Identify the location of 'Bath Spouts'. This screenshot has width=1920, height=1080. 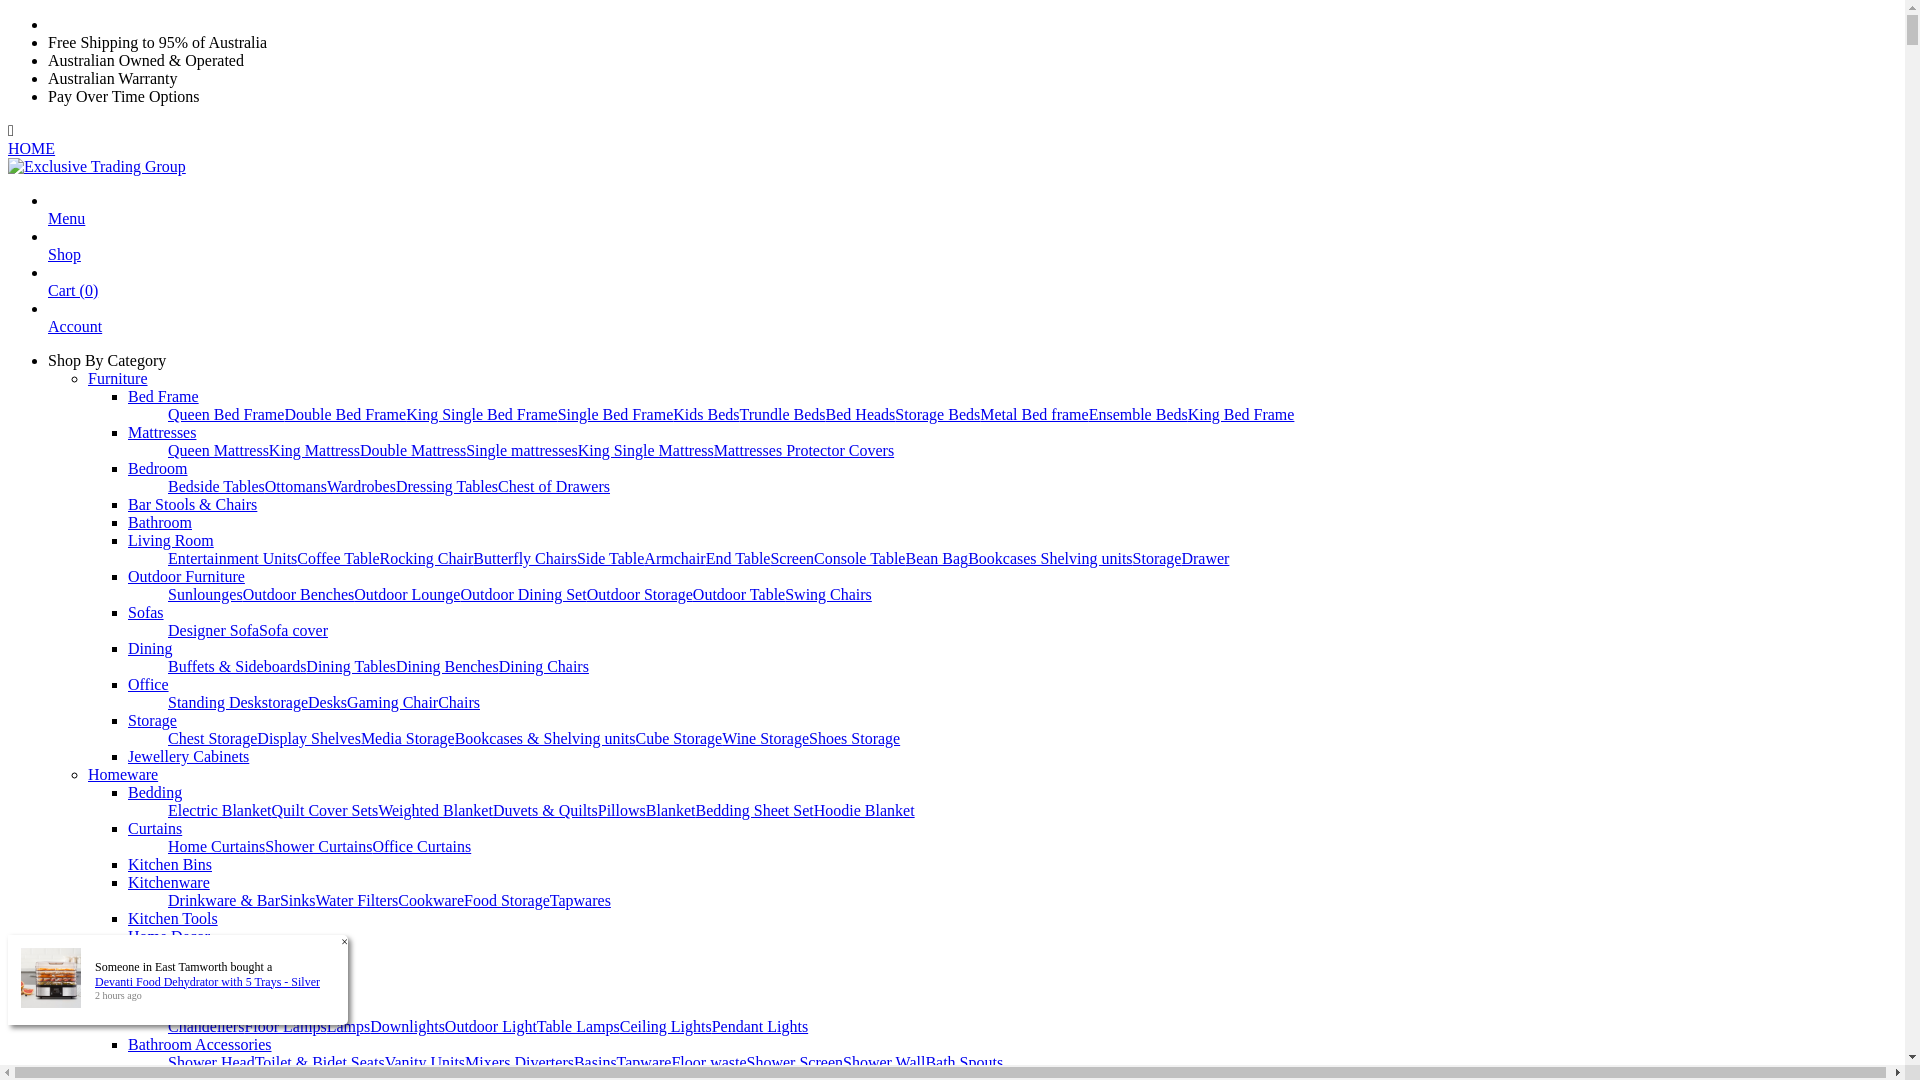
(964, 1061).